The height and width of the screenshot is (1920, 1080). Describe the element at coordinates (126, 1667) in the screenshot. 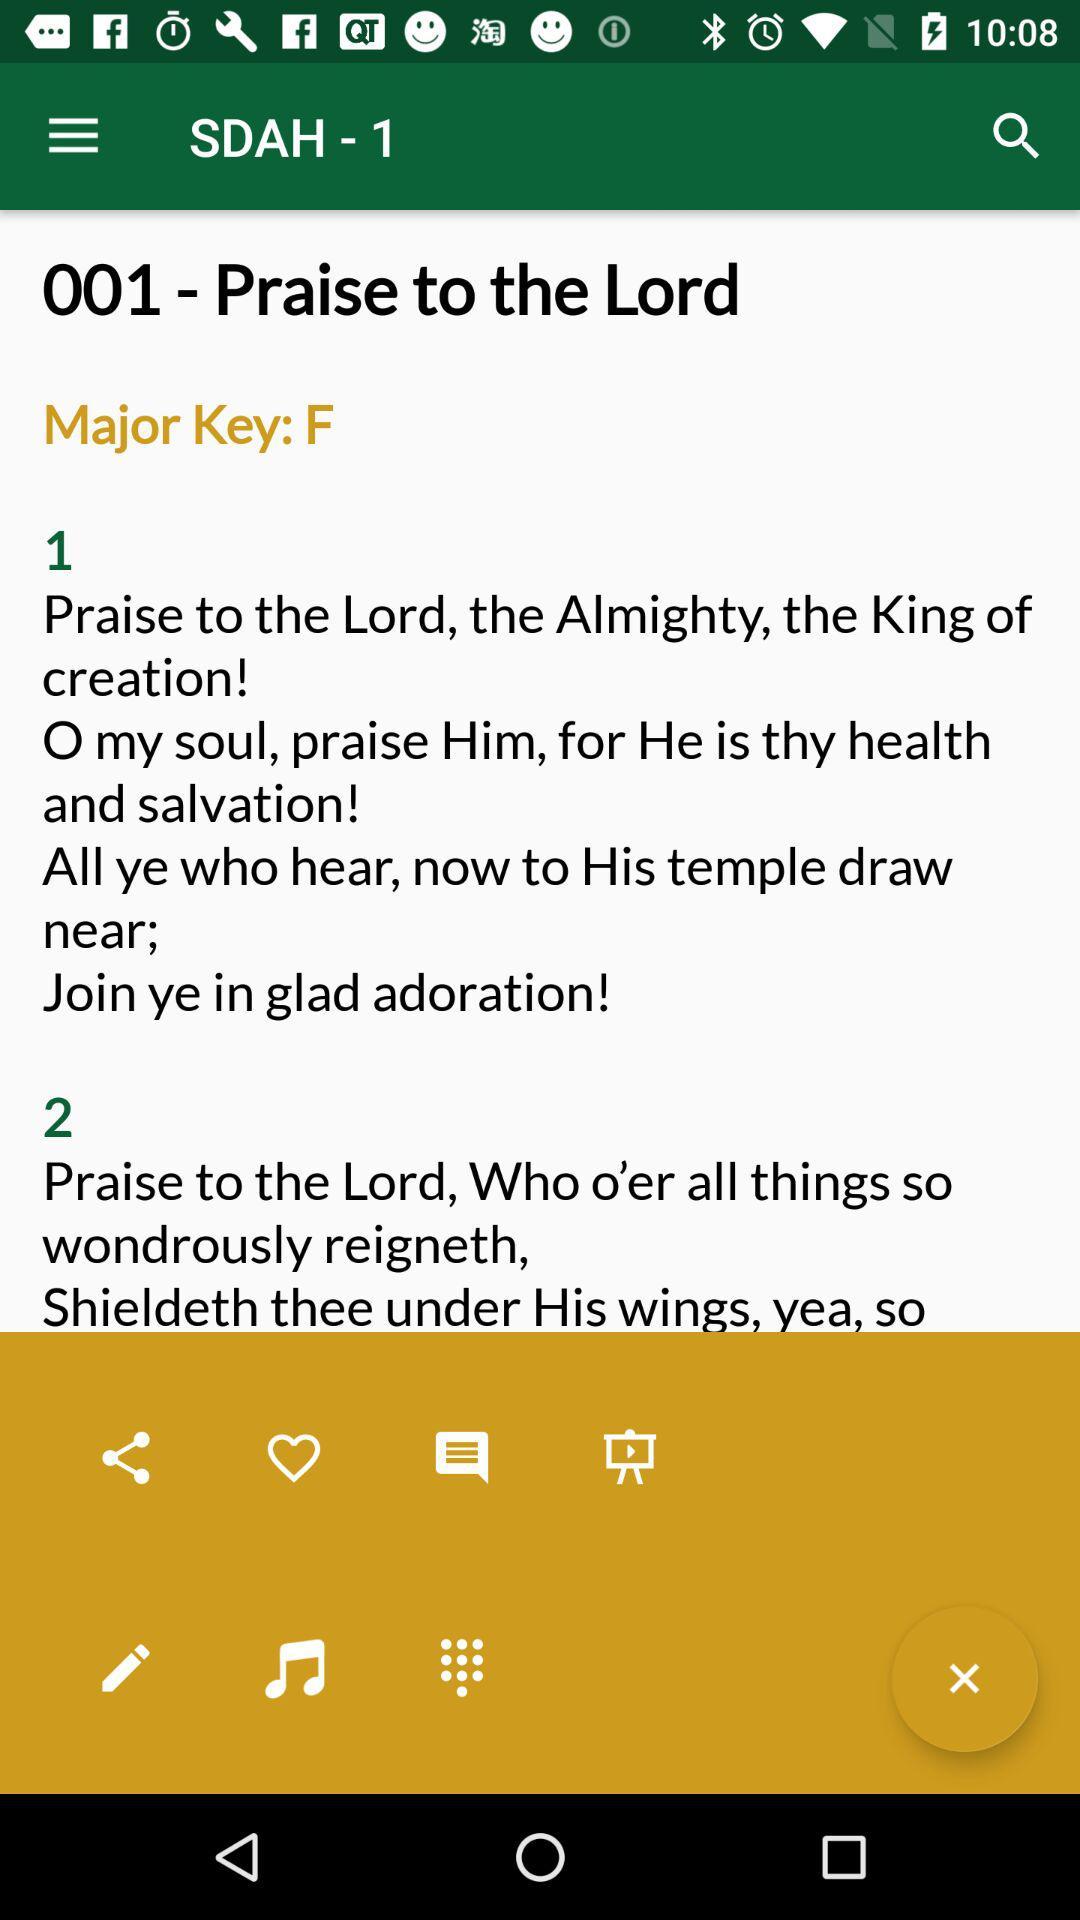

I see `click edit image` at that location.